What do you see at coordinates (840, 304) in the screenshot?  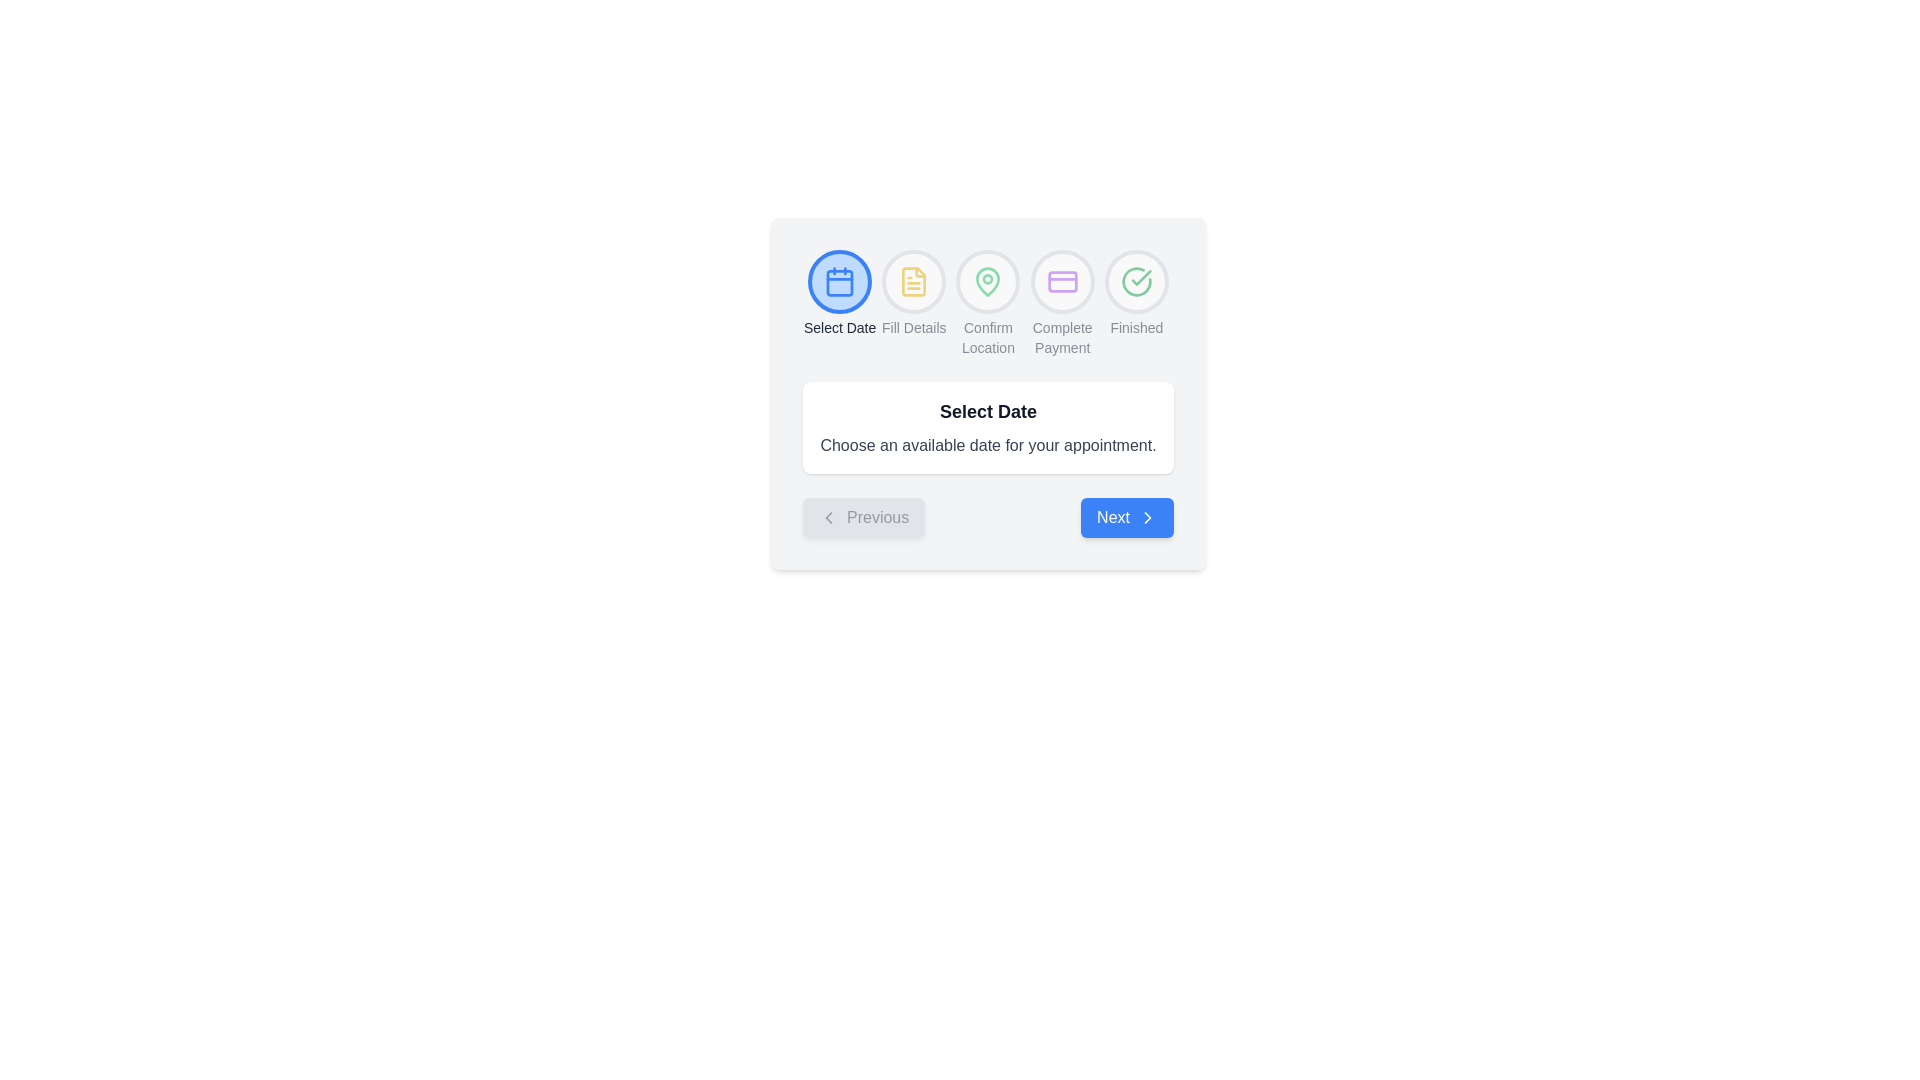 I see `the first step indicator in the progress tracker` at bounding box center [840, 304].